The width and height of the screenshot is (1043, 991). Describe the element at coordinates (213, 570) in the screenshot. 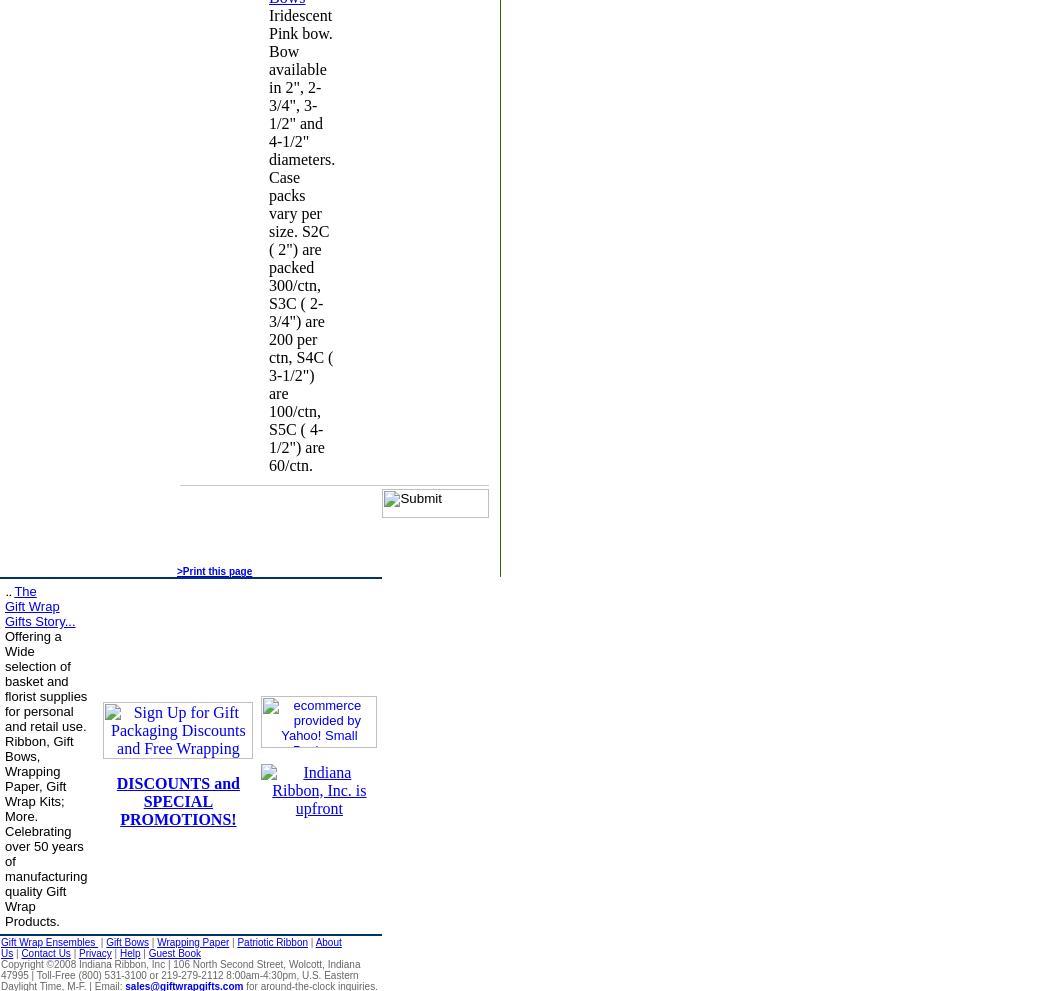

I see `'>Print this page'` at that location.